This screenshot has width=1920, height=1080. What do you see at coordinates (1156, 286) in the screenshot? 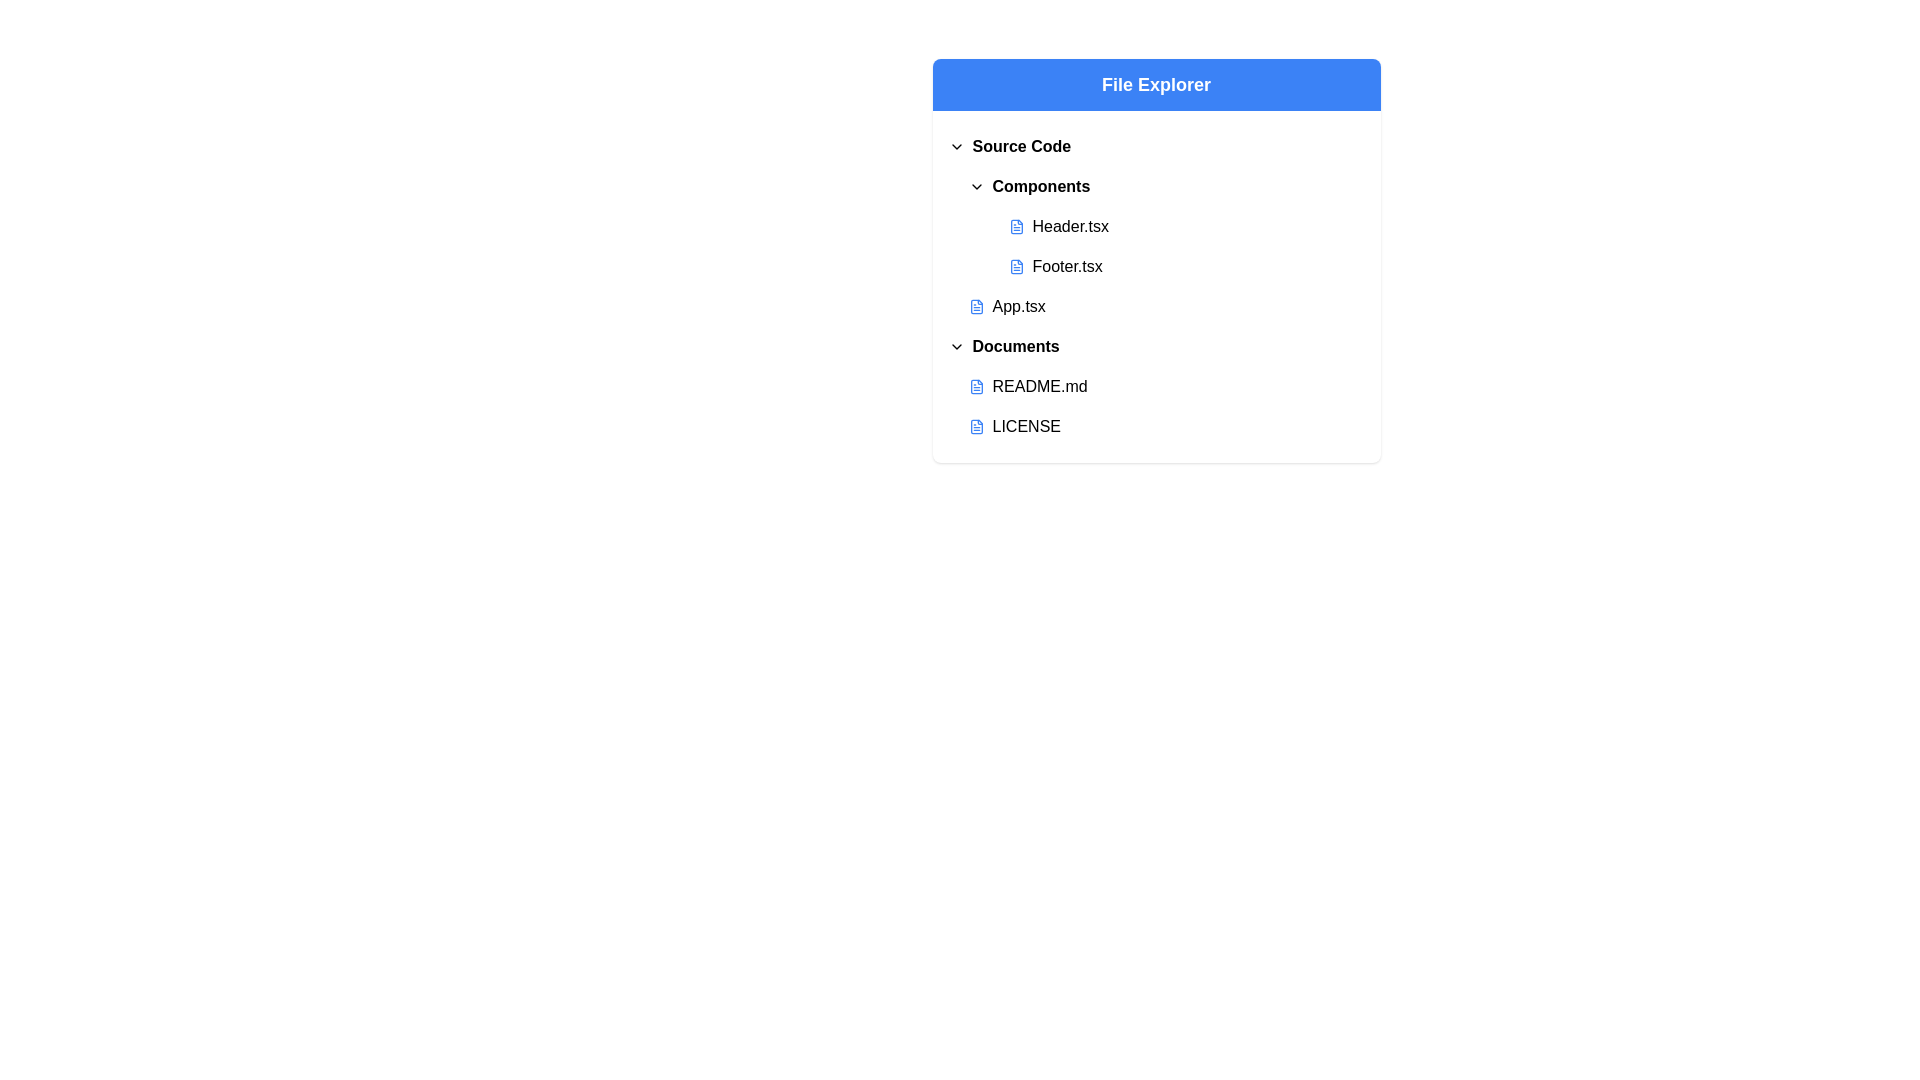
I see `the 'Components' section in the file explorer, located between 'Footer.tsx' and 'Documents'` at bounding box center [1156, 286].